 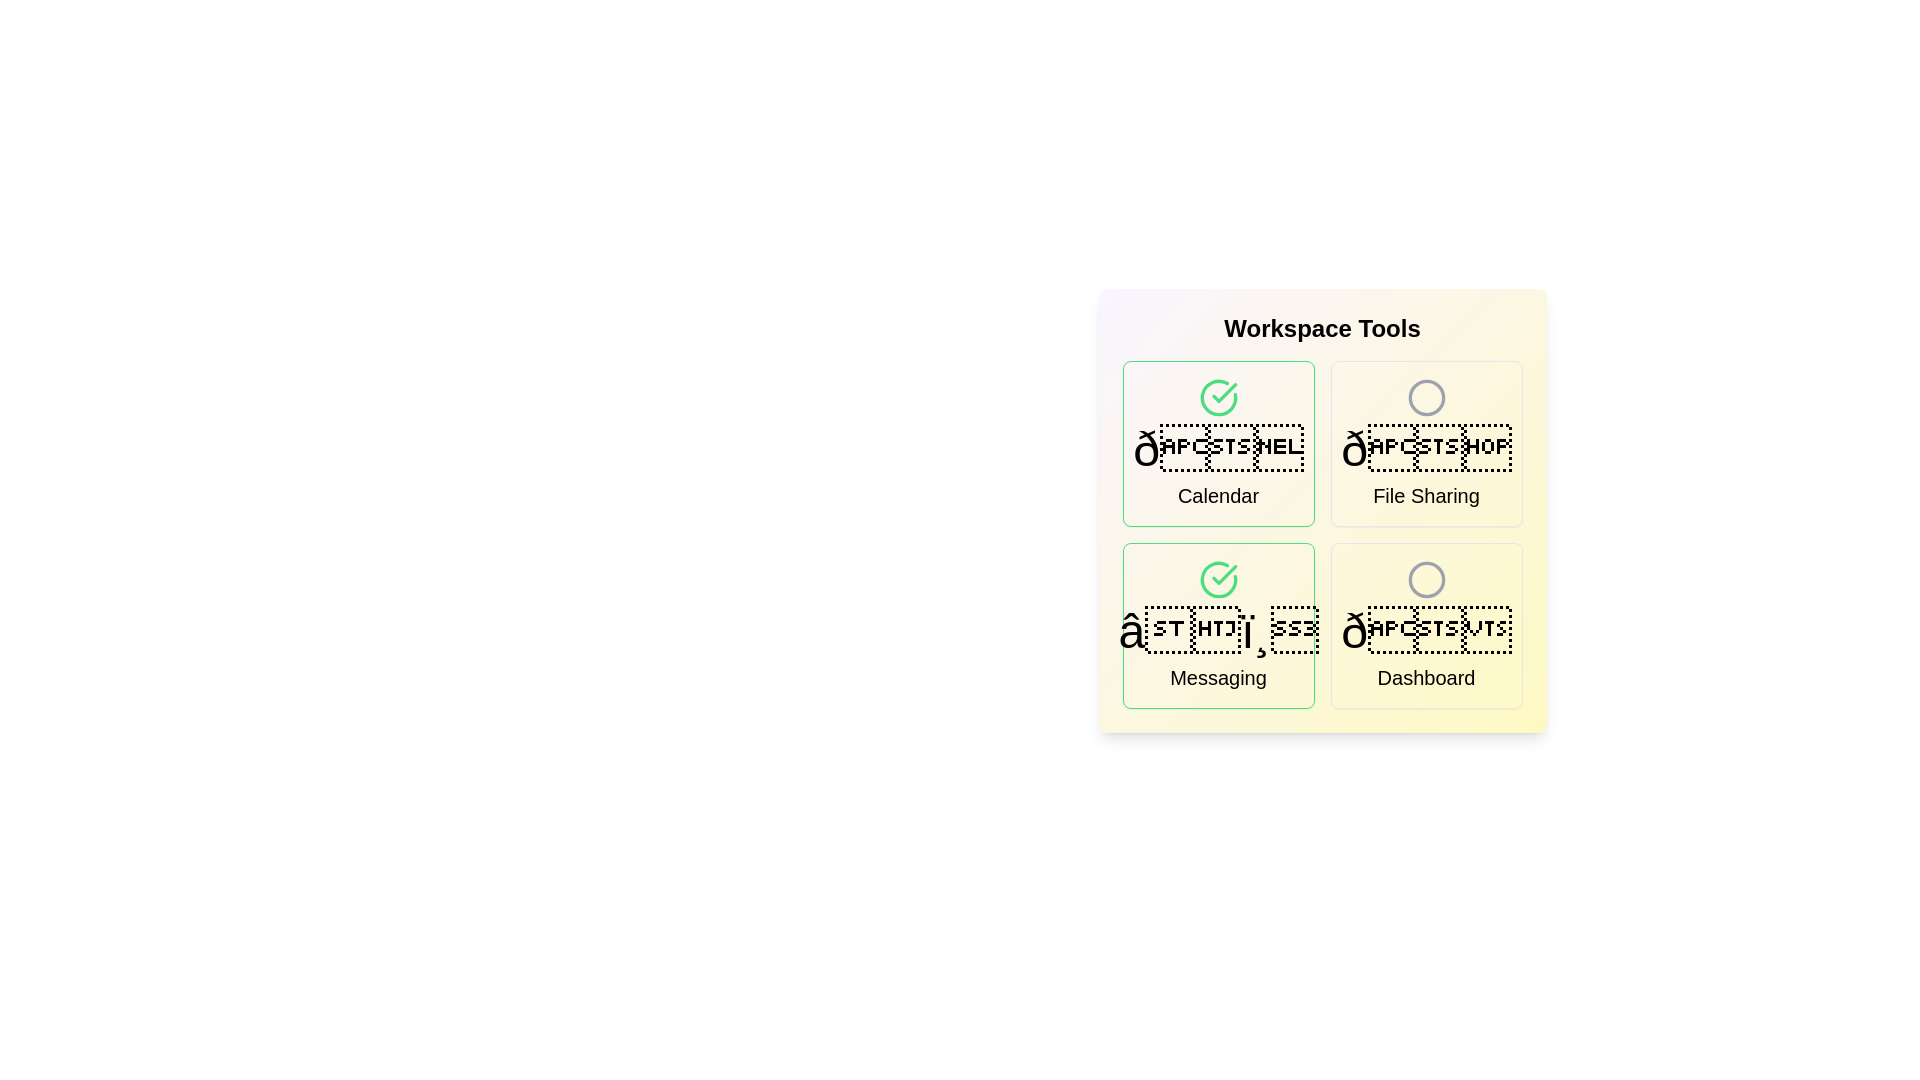 I want to click on the tool identified by Calendar, so click(x=1217, y=442).